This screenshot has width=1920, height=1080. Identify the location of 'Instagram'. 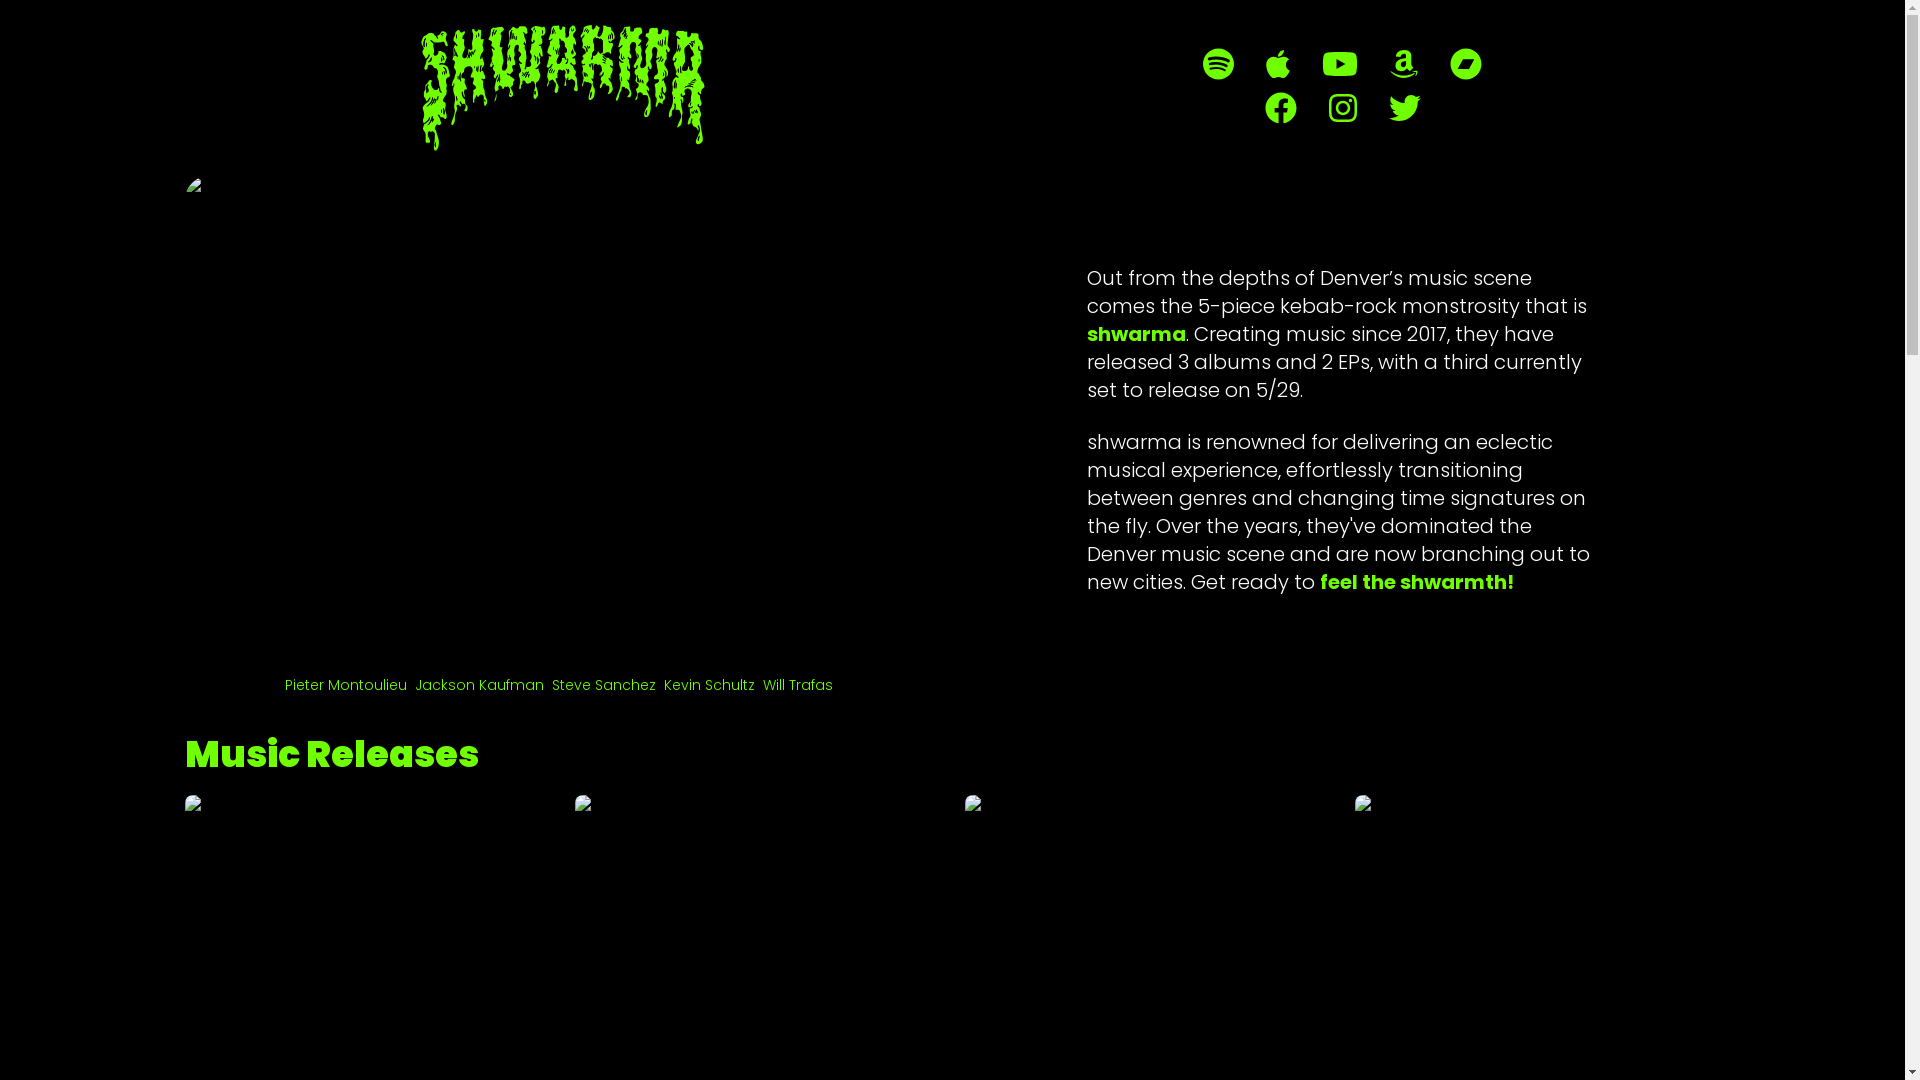
(1342, 108).